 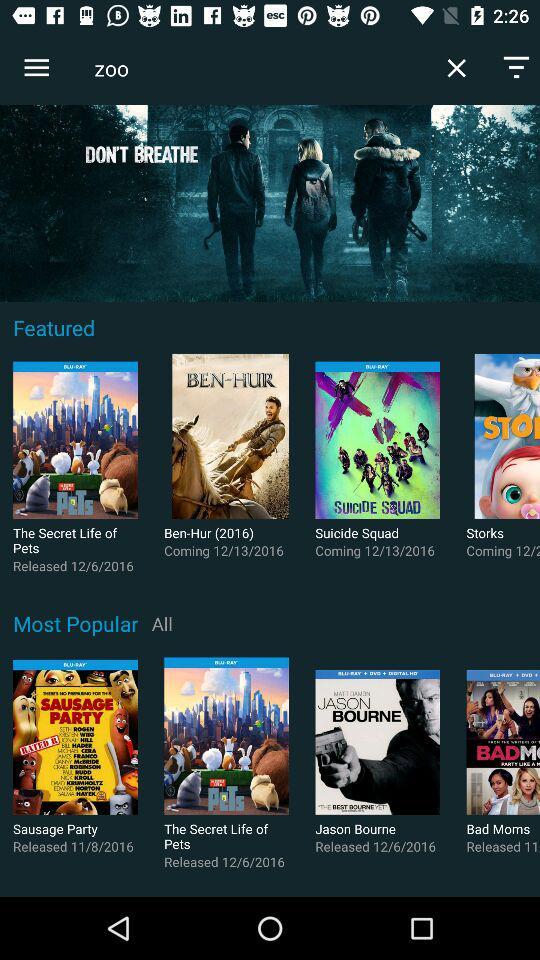 What do you see at coordinates (161, 622) in the screenshot?
I see `the icon next to the most popular icon` at bounding box center [161, 622].